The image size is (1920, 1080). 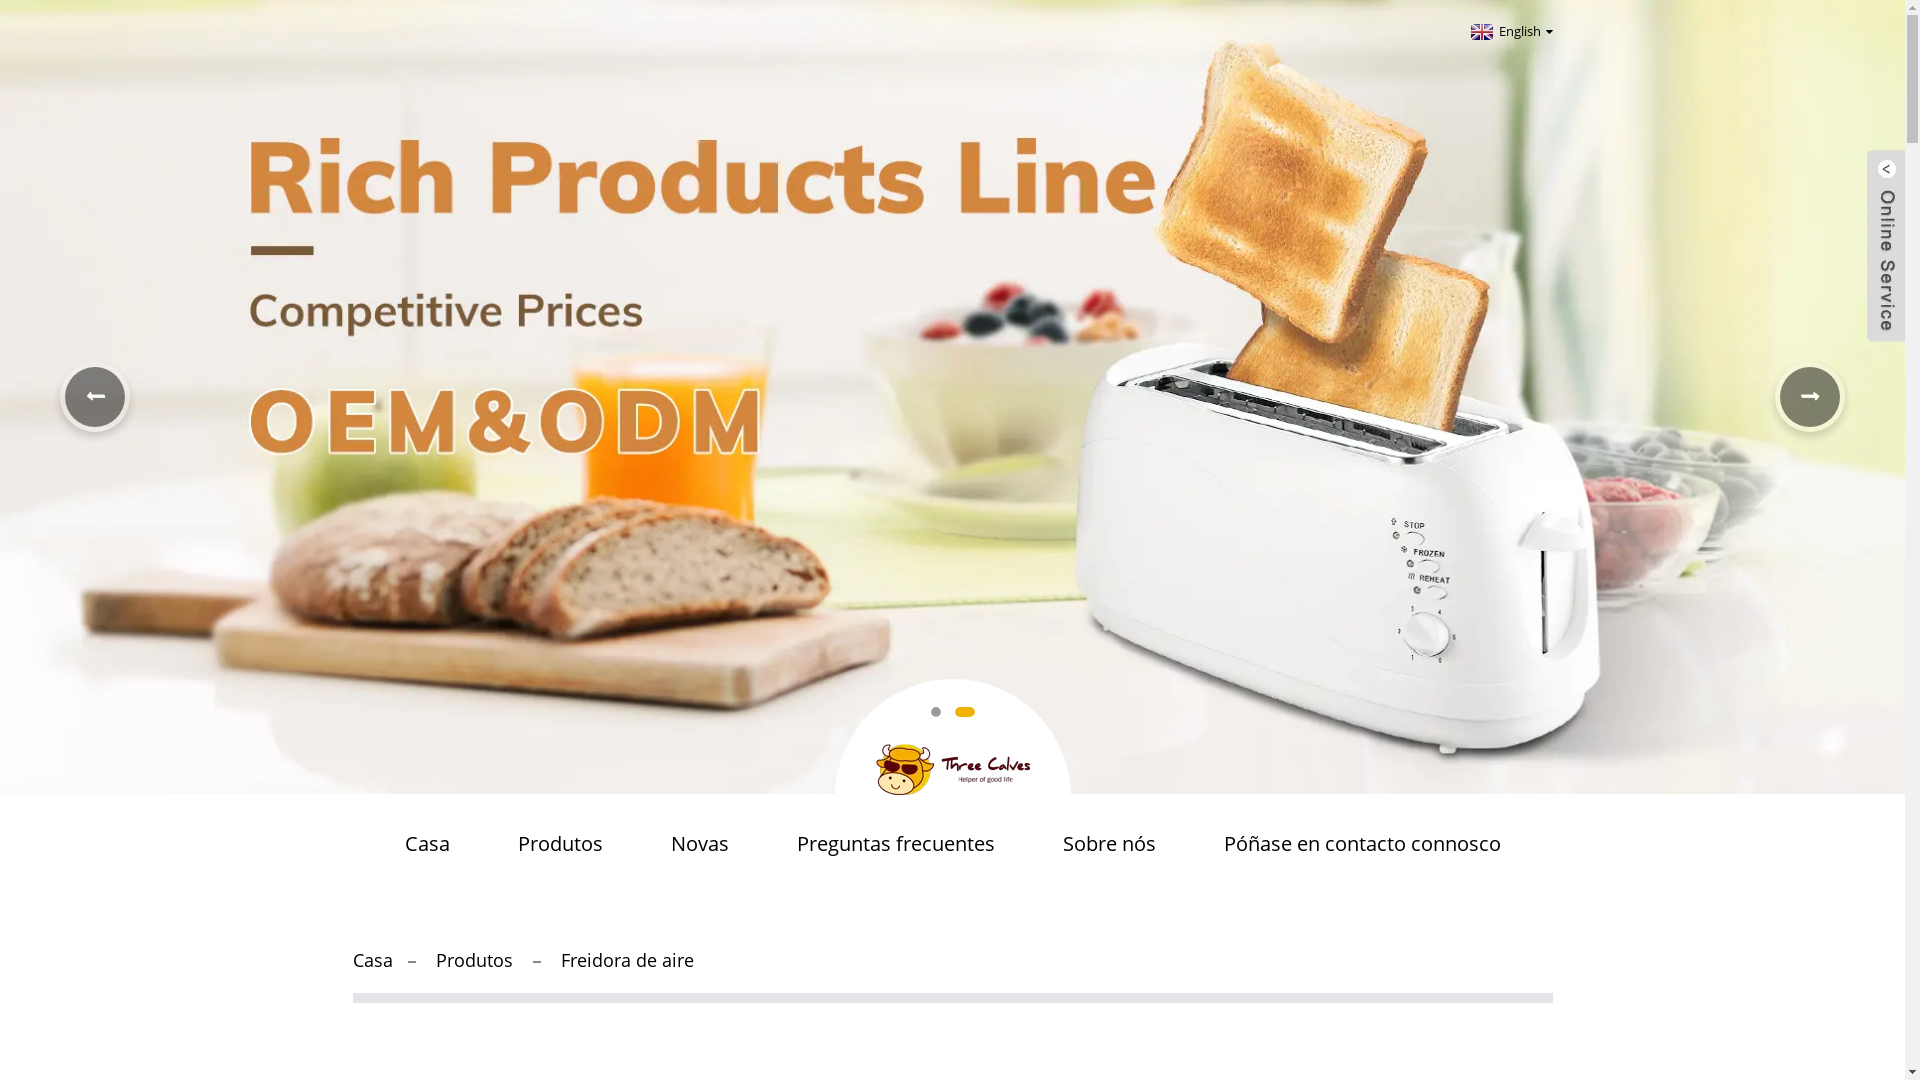 What do you see at coordinates (1465, 30) in the screenshot?
I see `'English'` at bounding box center [1465, 30].